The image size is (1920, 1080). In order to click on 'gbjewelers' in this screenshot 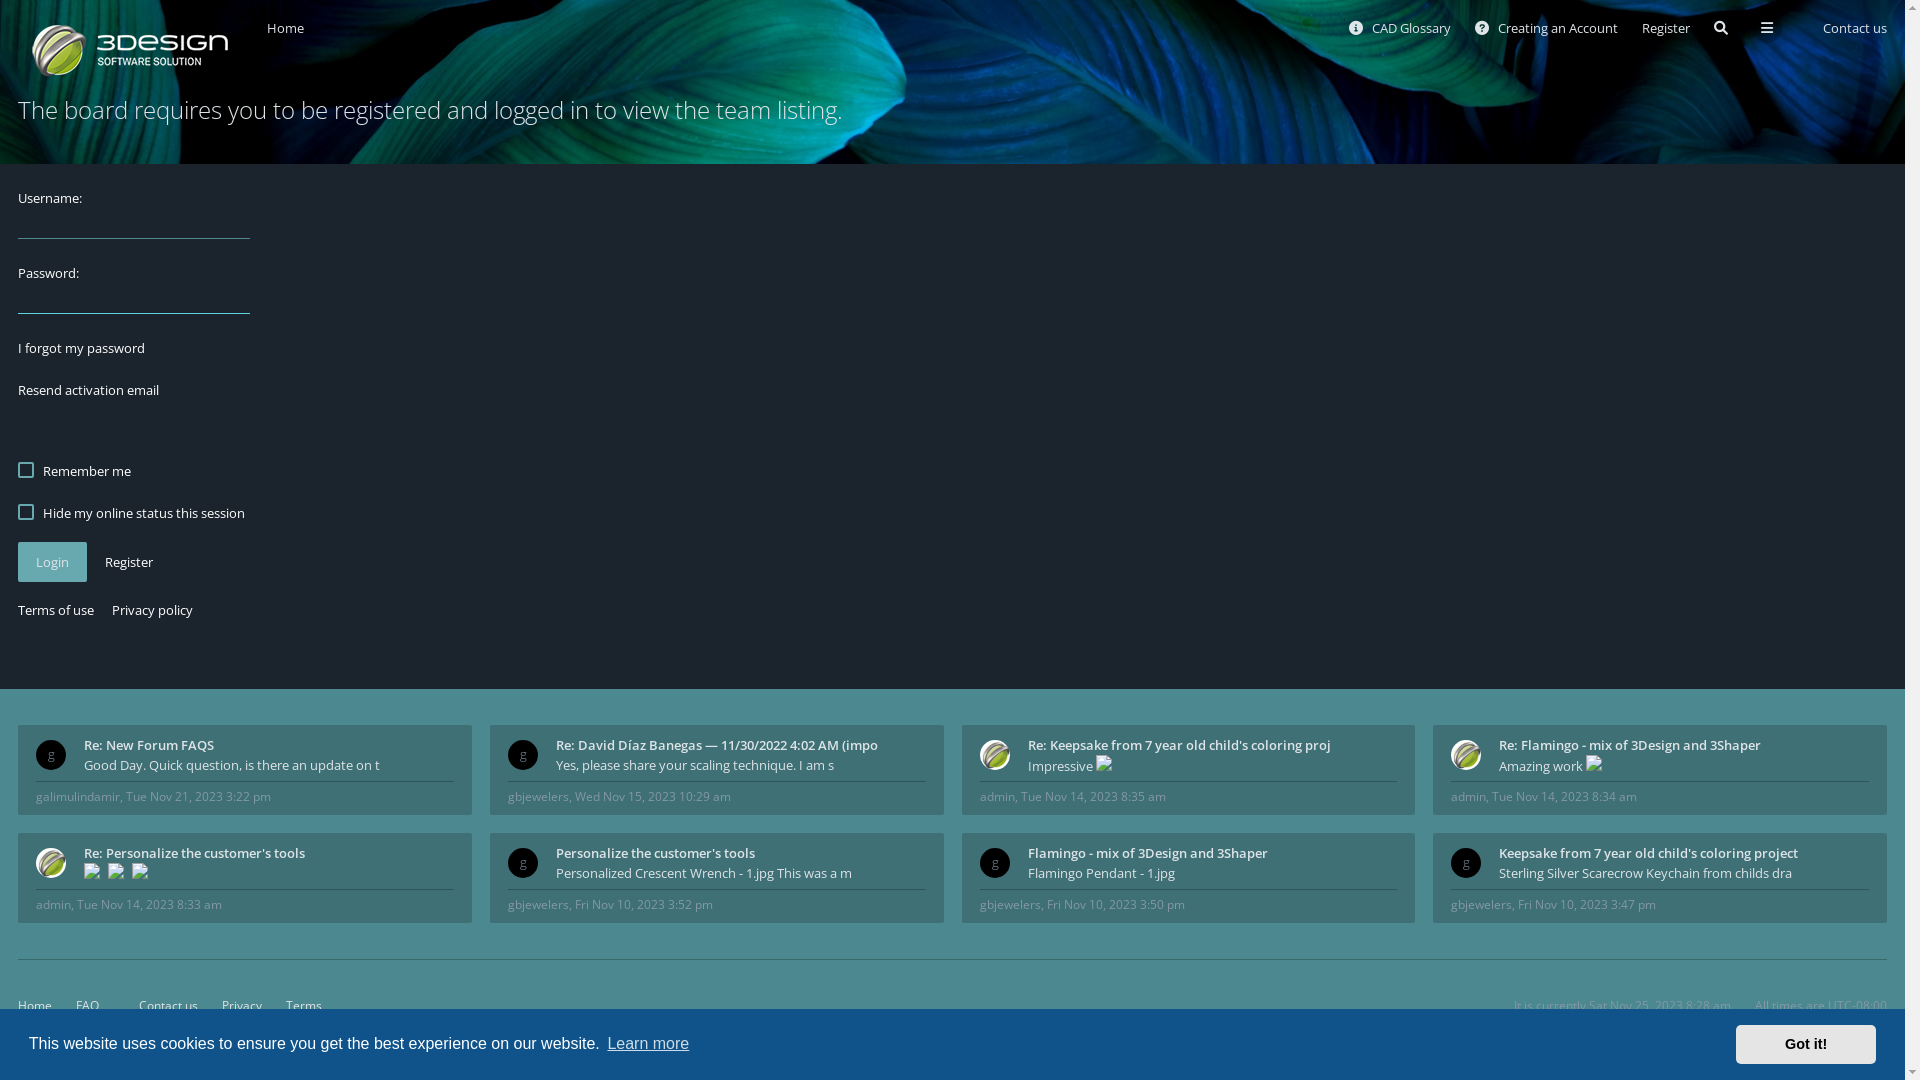, I will do `click(538, 795)`.